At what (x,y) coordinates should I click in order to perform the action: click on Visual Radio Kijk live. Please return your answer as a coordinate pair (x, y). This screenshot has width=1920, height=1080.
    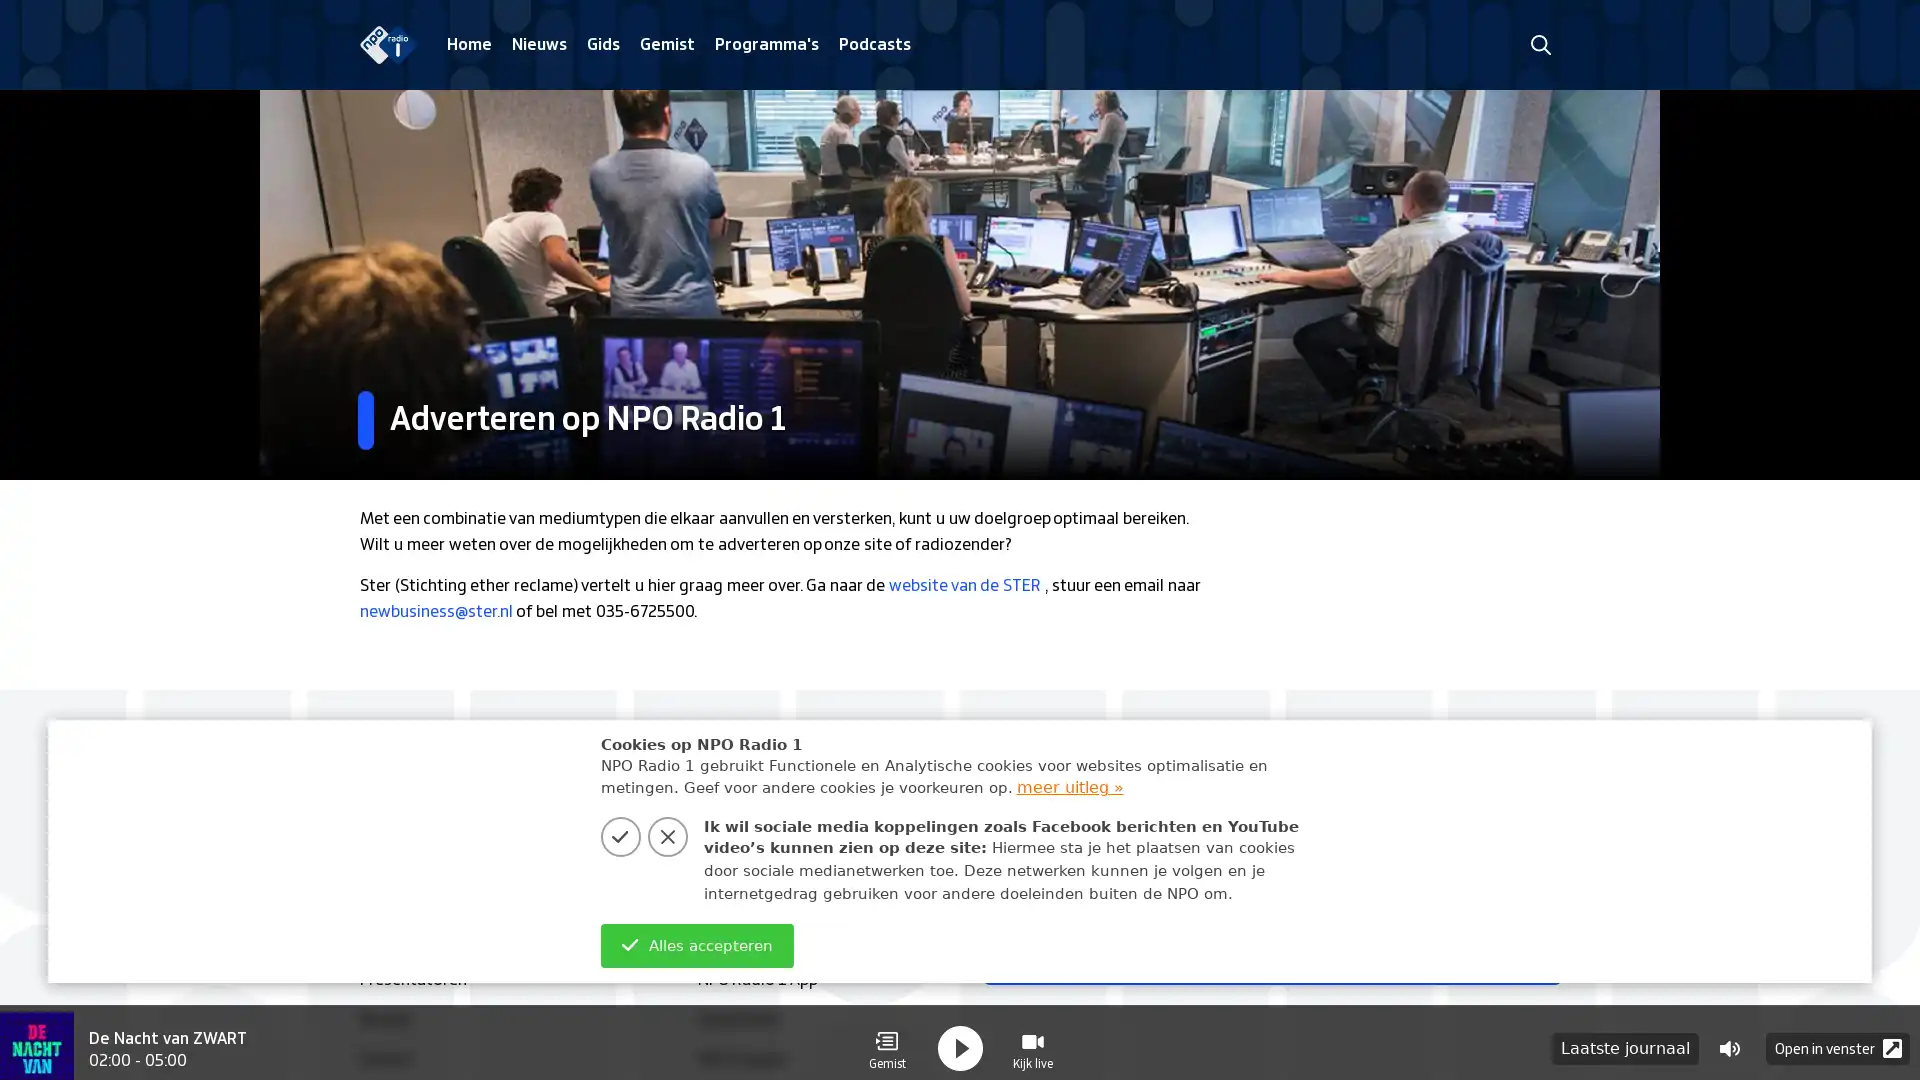
    Looking at the image, I should click on (1032, 1036).